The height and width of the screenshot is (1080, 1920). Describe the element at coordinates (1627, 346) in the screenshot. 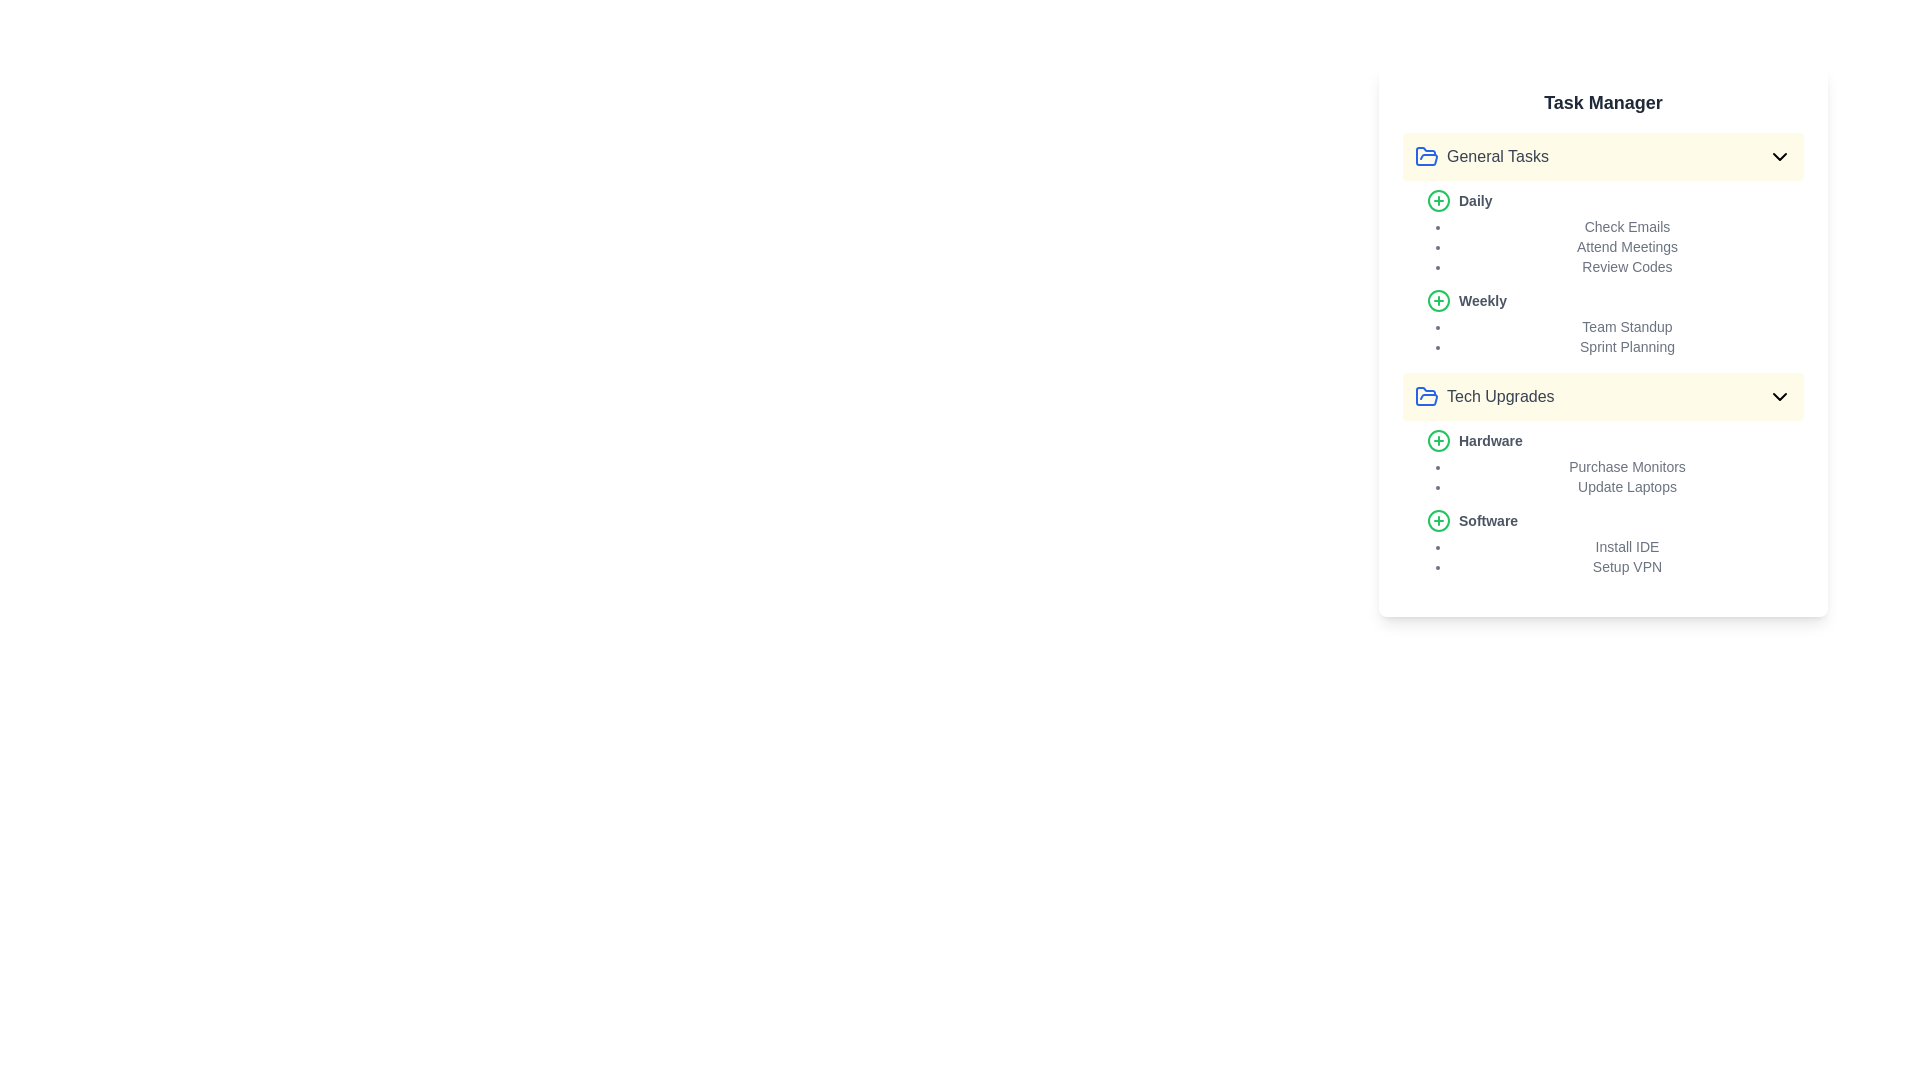

I see `the 'Sprint Planning' text label located beneath 'Team Standup'` at that location.